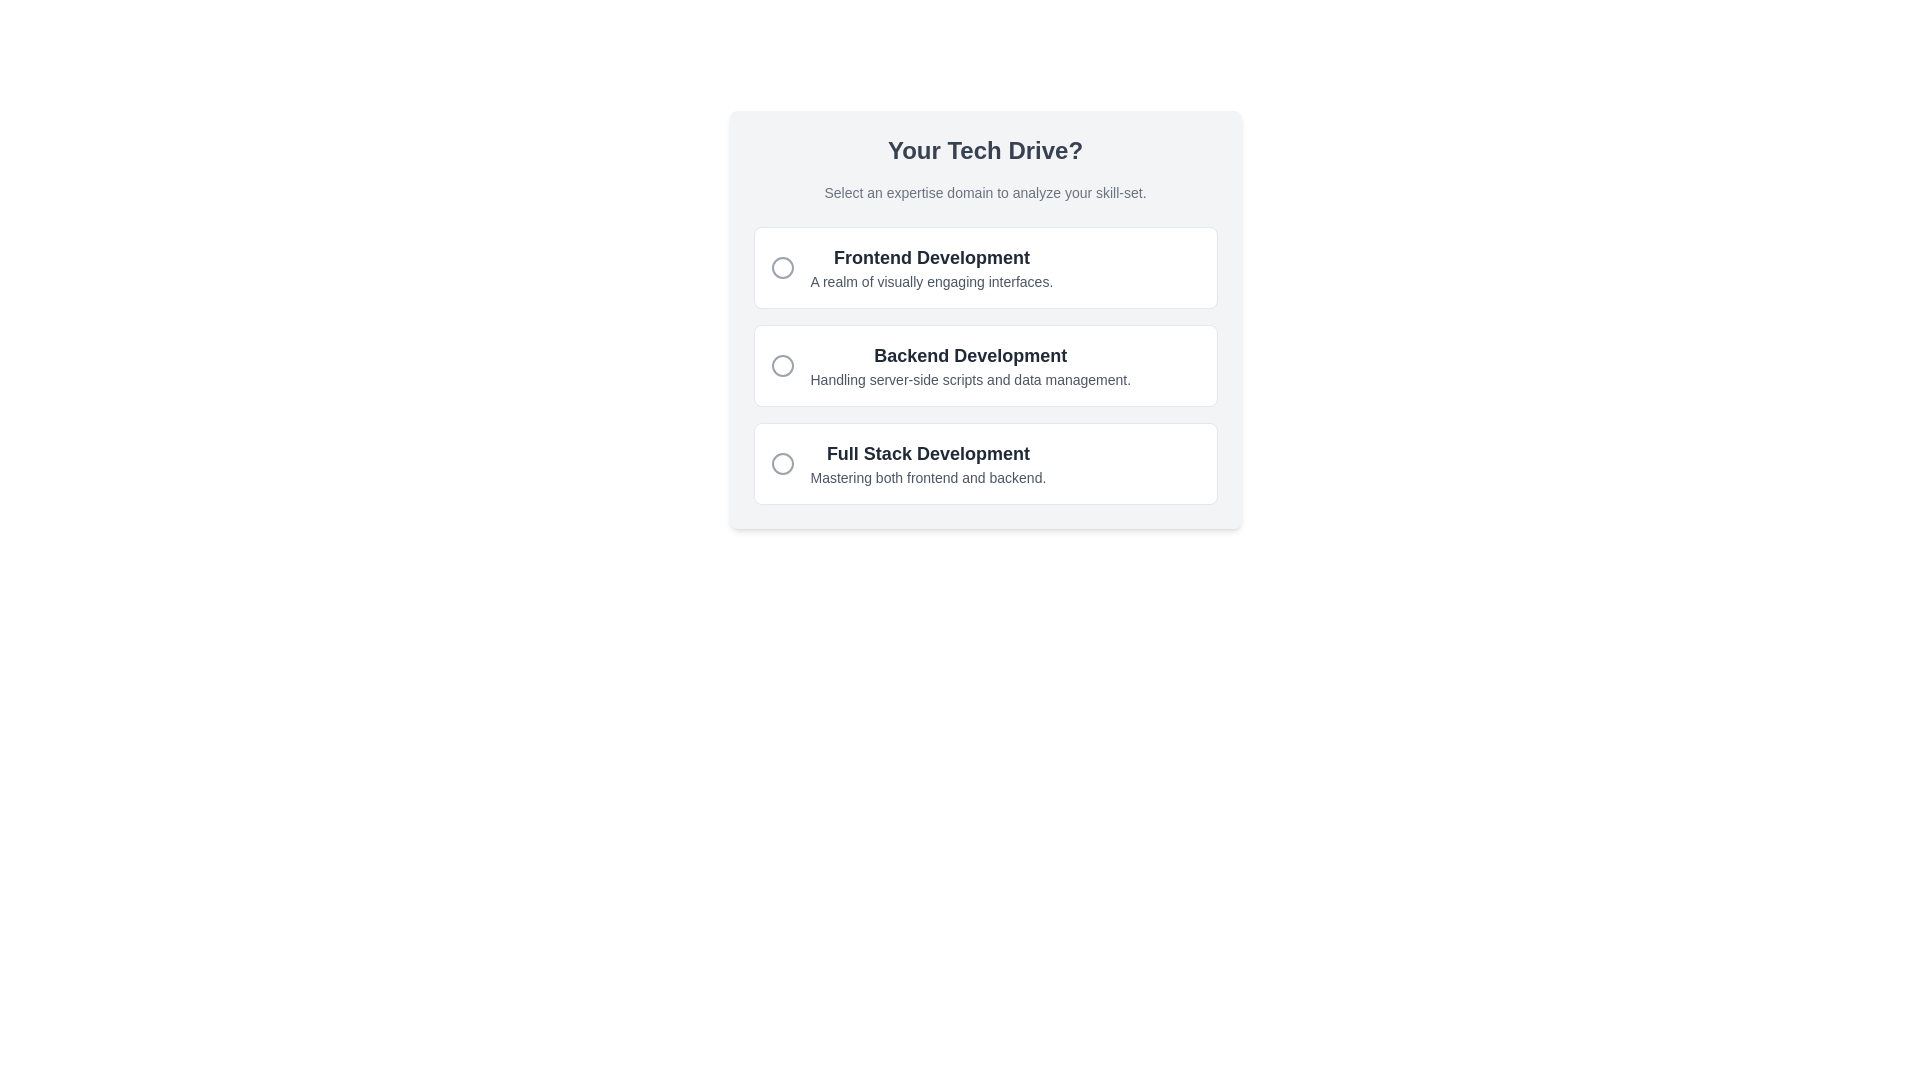 Image resolution: width=1920 pixels, height=1080 pixels. Describe the element at coordinates (970, 380) in the screenshot. I see `the text label that reads "Handling server-side scripts and data management." located under the 'Backend Development' heading` at that location.